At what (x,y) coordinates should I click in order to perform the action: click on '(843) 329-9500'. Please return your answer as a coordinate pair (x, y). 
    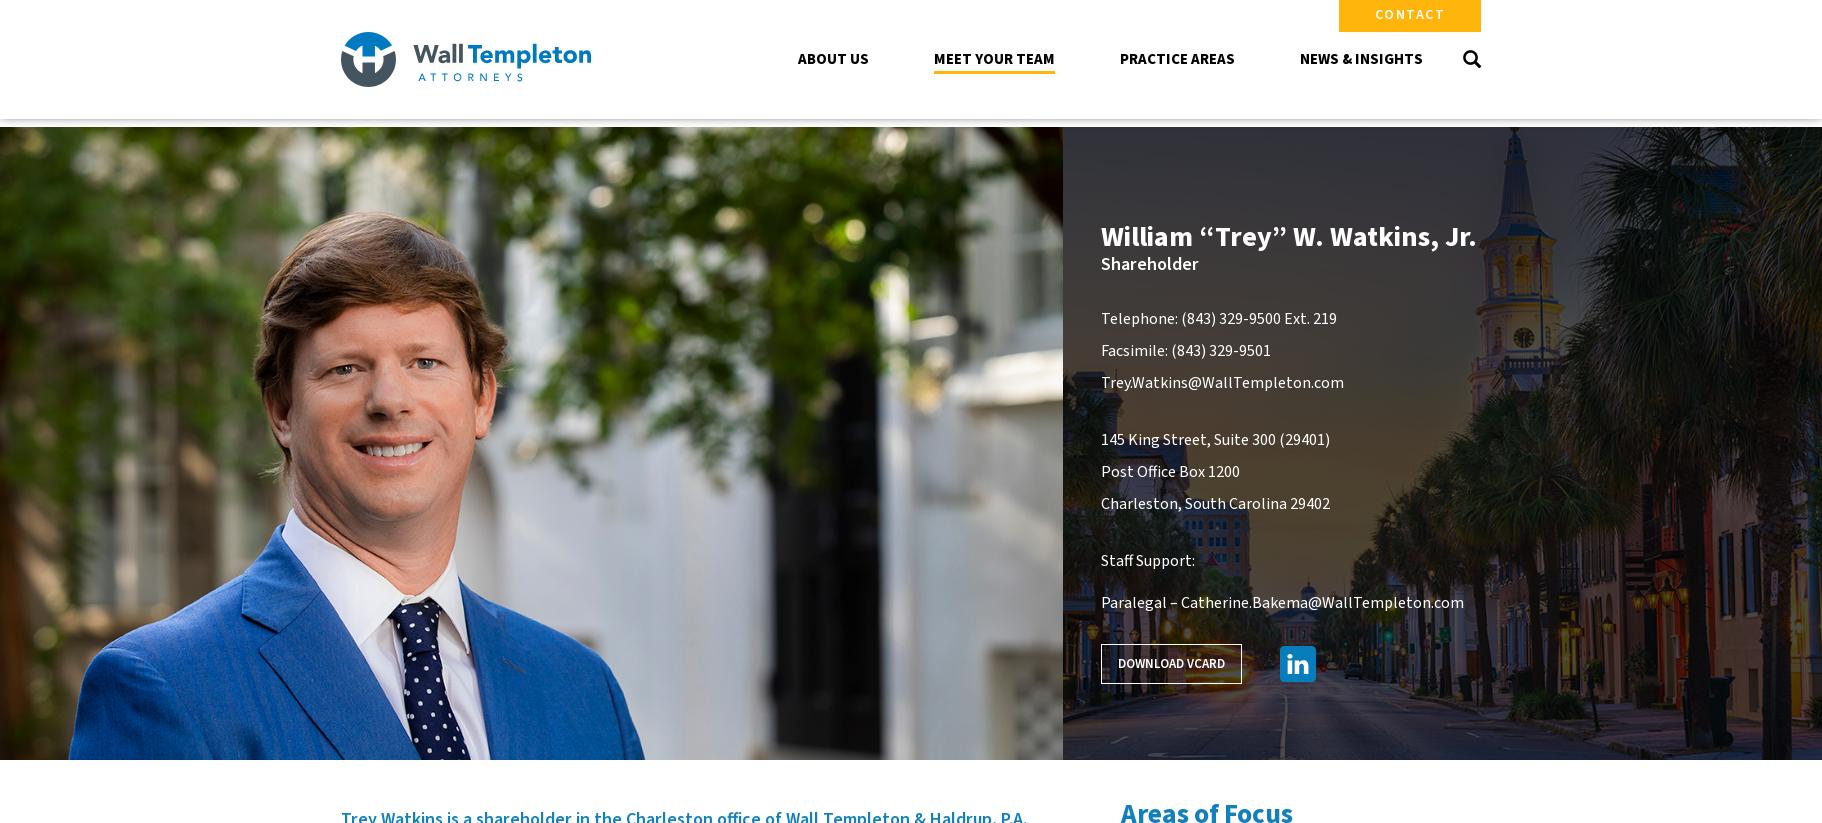
    Looking at the image, I should click on (1229, 317).